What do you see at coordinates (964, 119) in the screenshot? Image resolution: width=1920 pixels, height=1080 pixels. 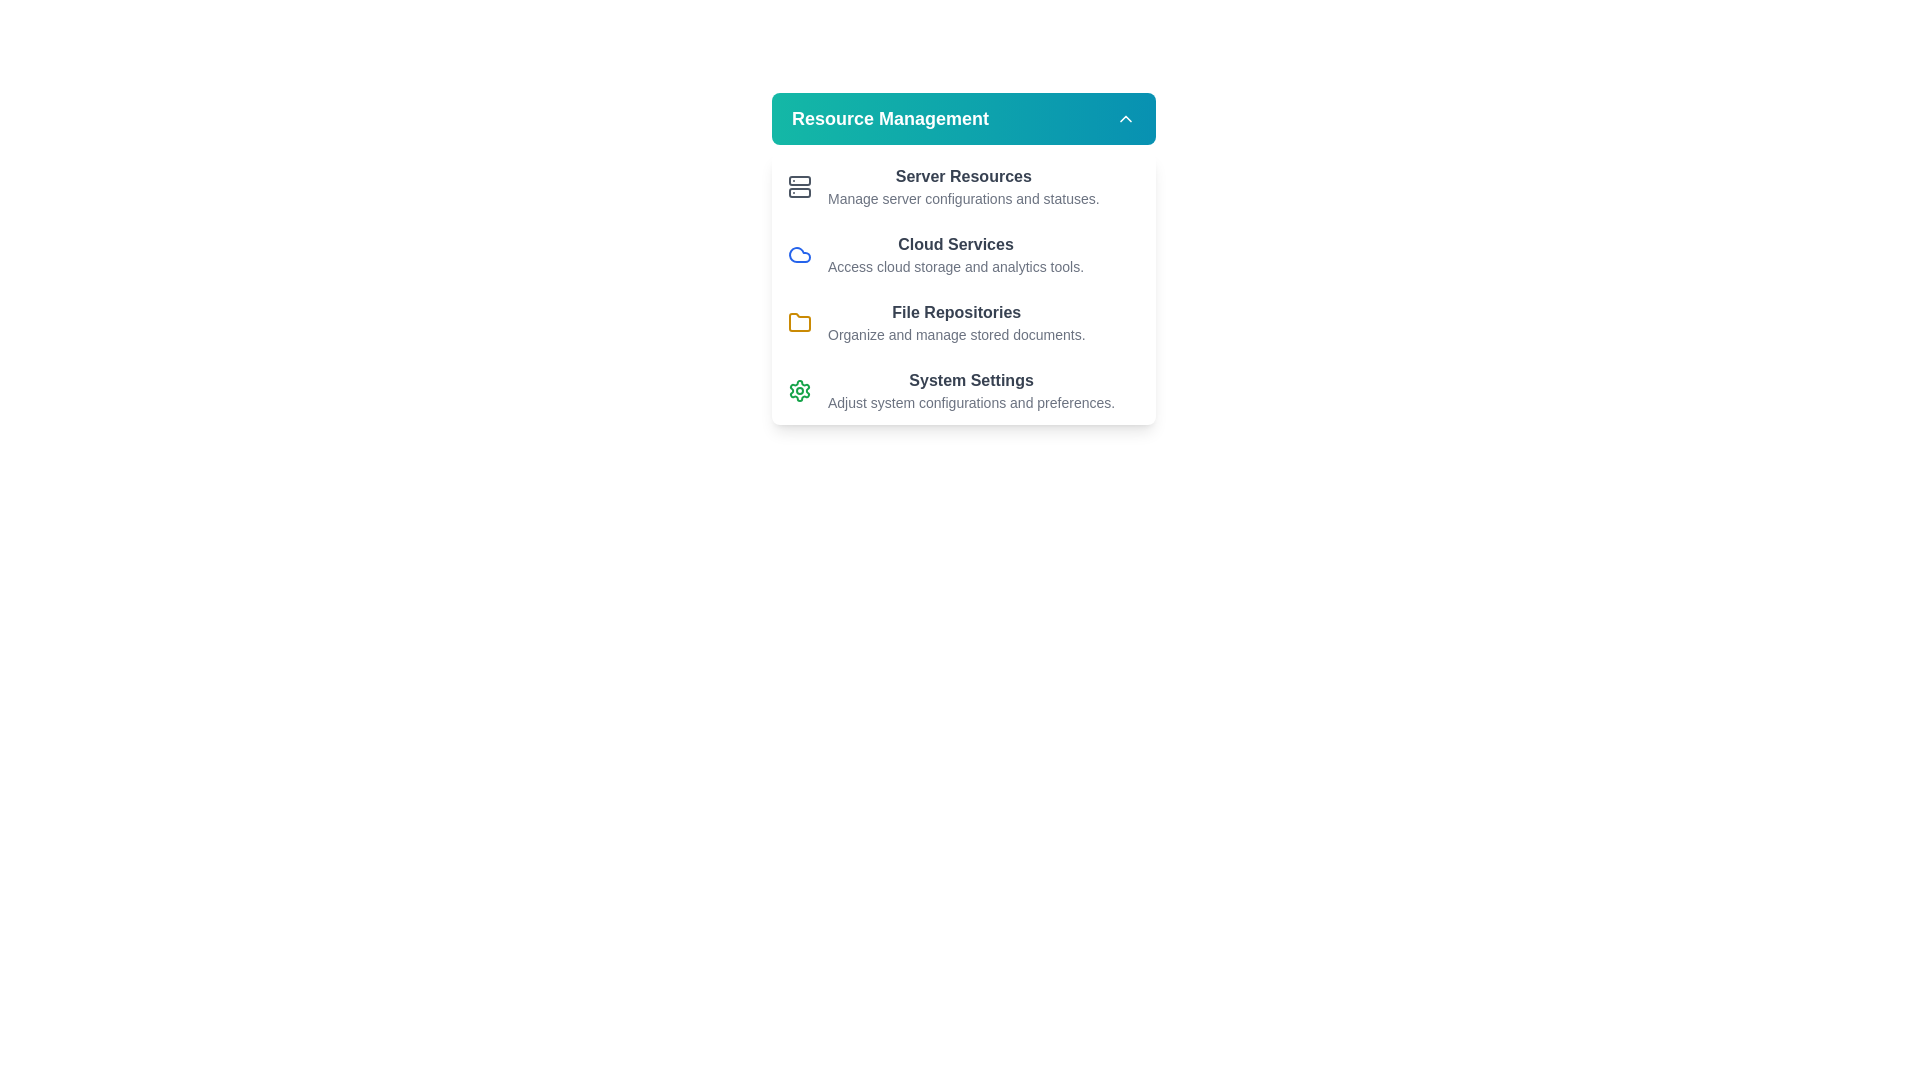 I see `the Dropdown header labeled 'Resource Management' with a gradient background` at bounding box center [964, 119].